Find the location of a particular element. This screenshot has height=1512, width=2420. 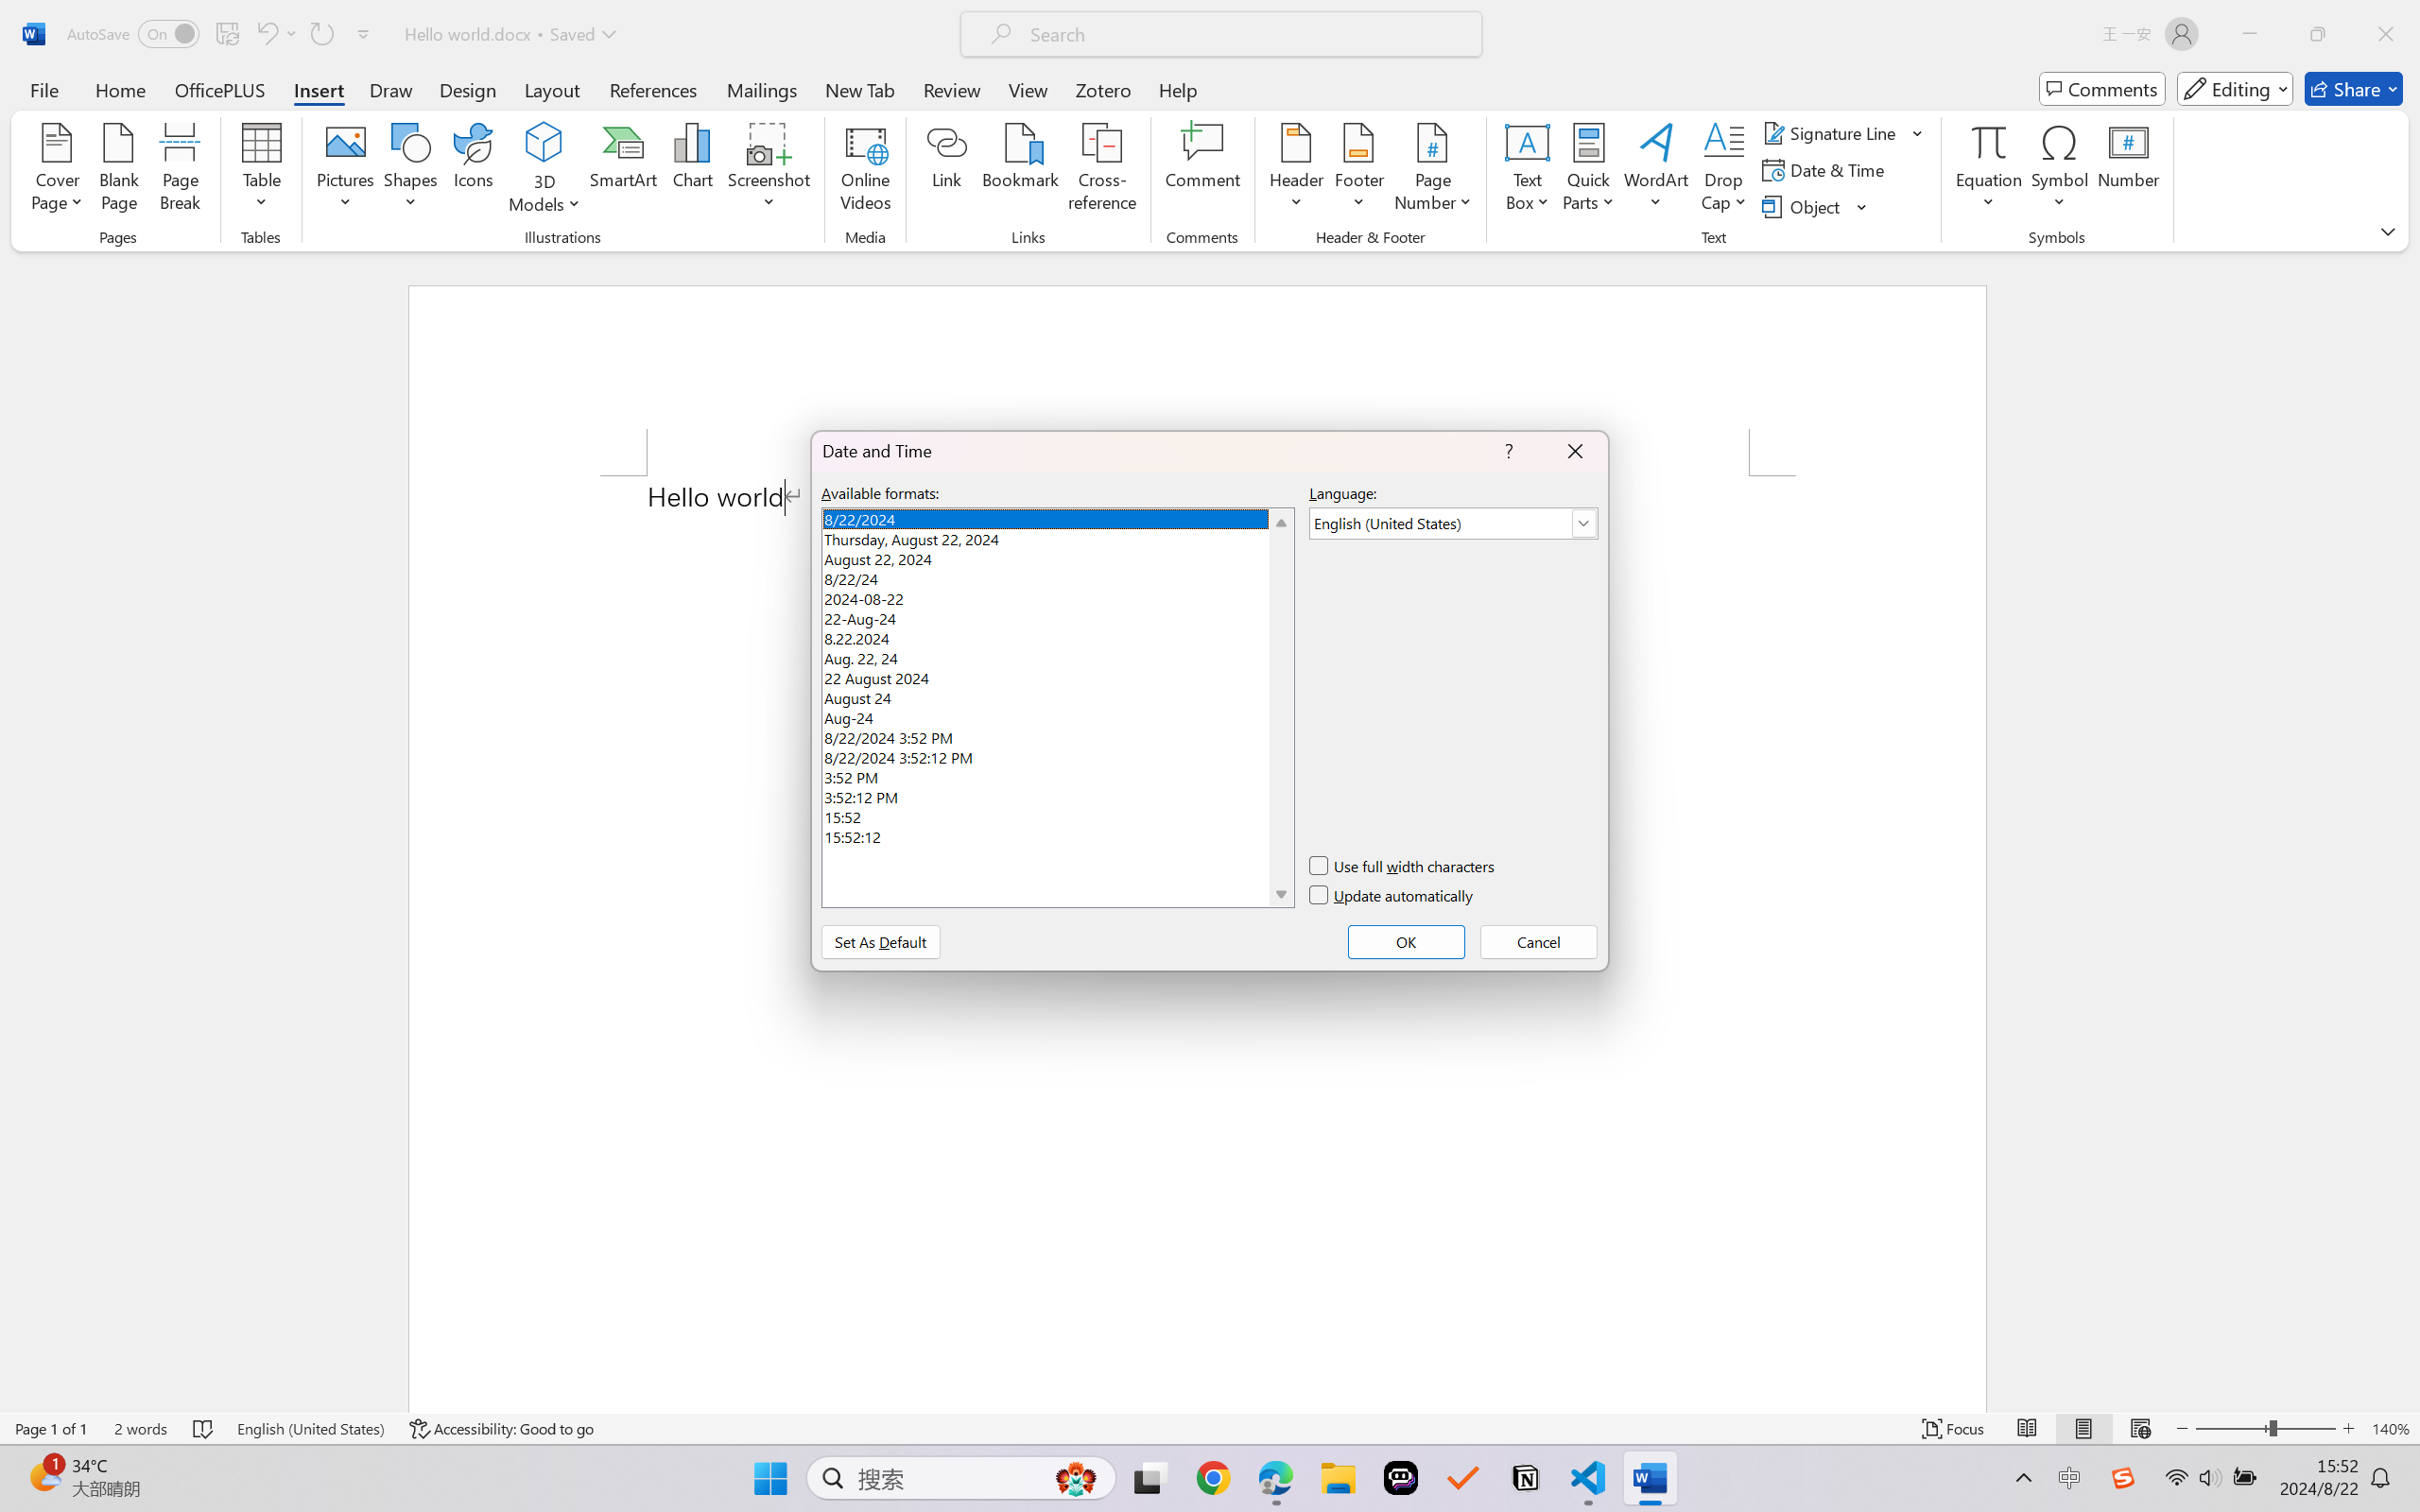

'Design' is located at coordinates (467, 88).